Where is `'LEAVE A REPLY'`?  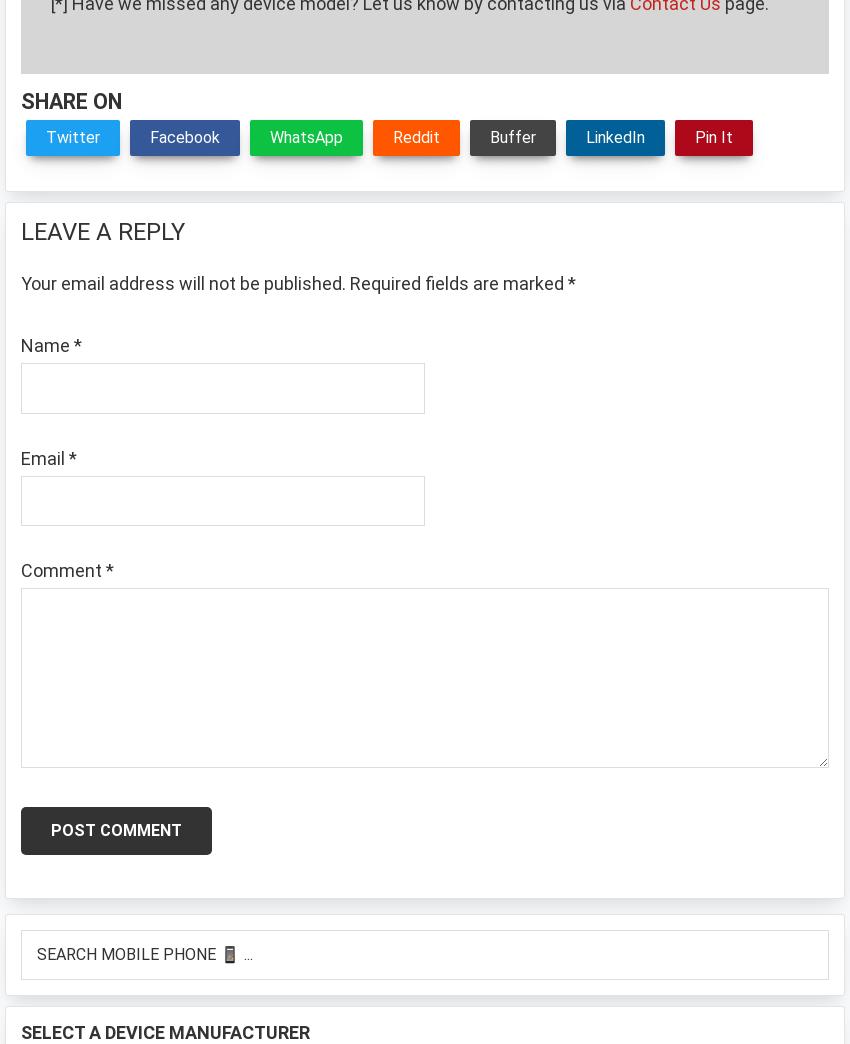
'LEAVE A REPLY' is located at coordinates (102, 231).